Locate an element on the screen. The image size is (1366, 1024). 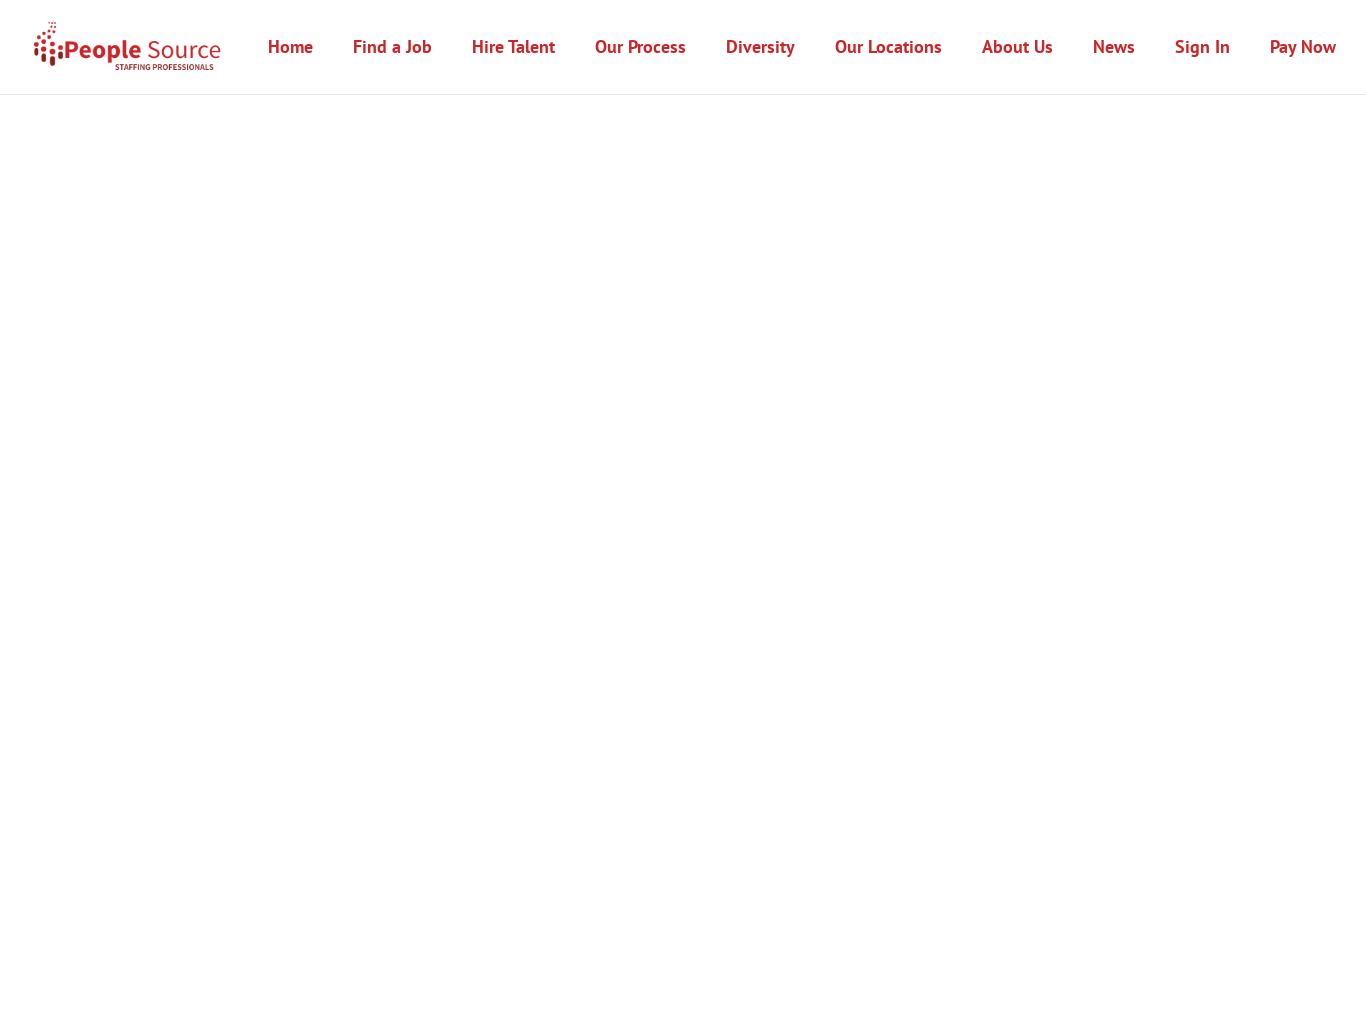
'Our Locations' is located at coordinates (887, 45).